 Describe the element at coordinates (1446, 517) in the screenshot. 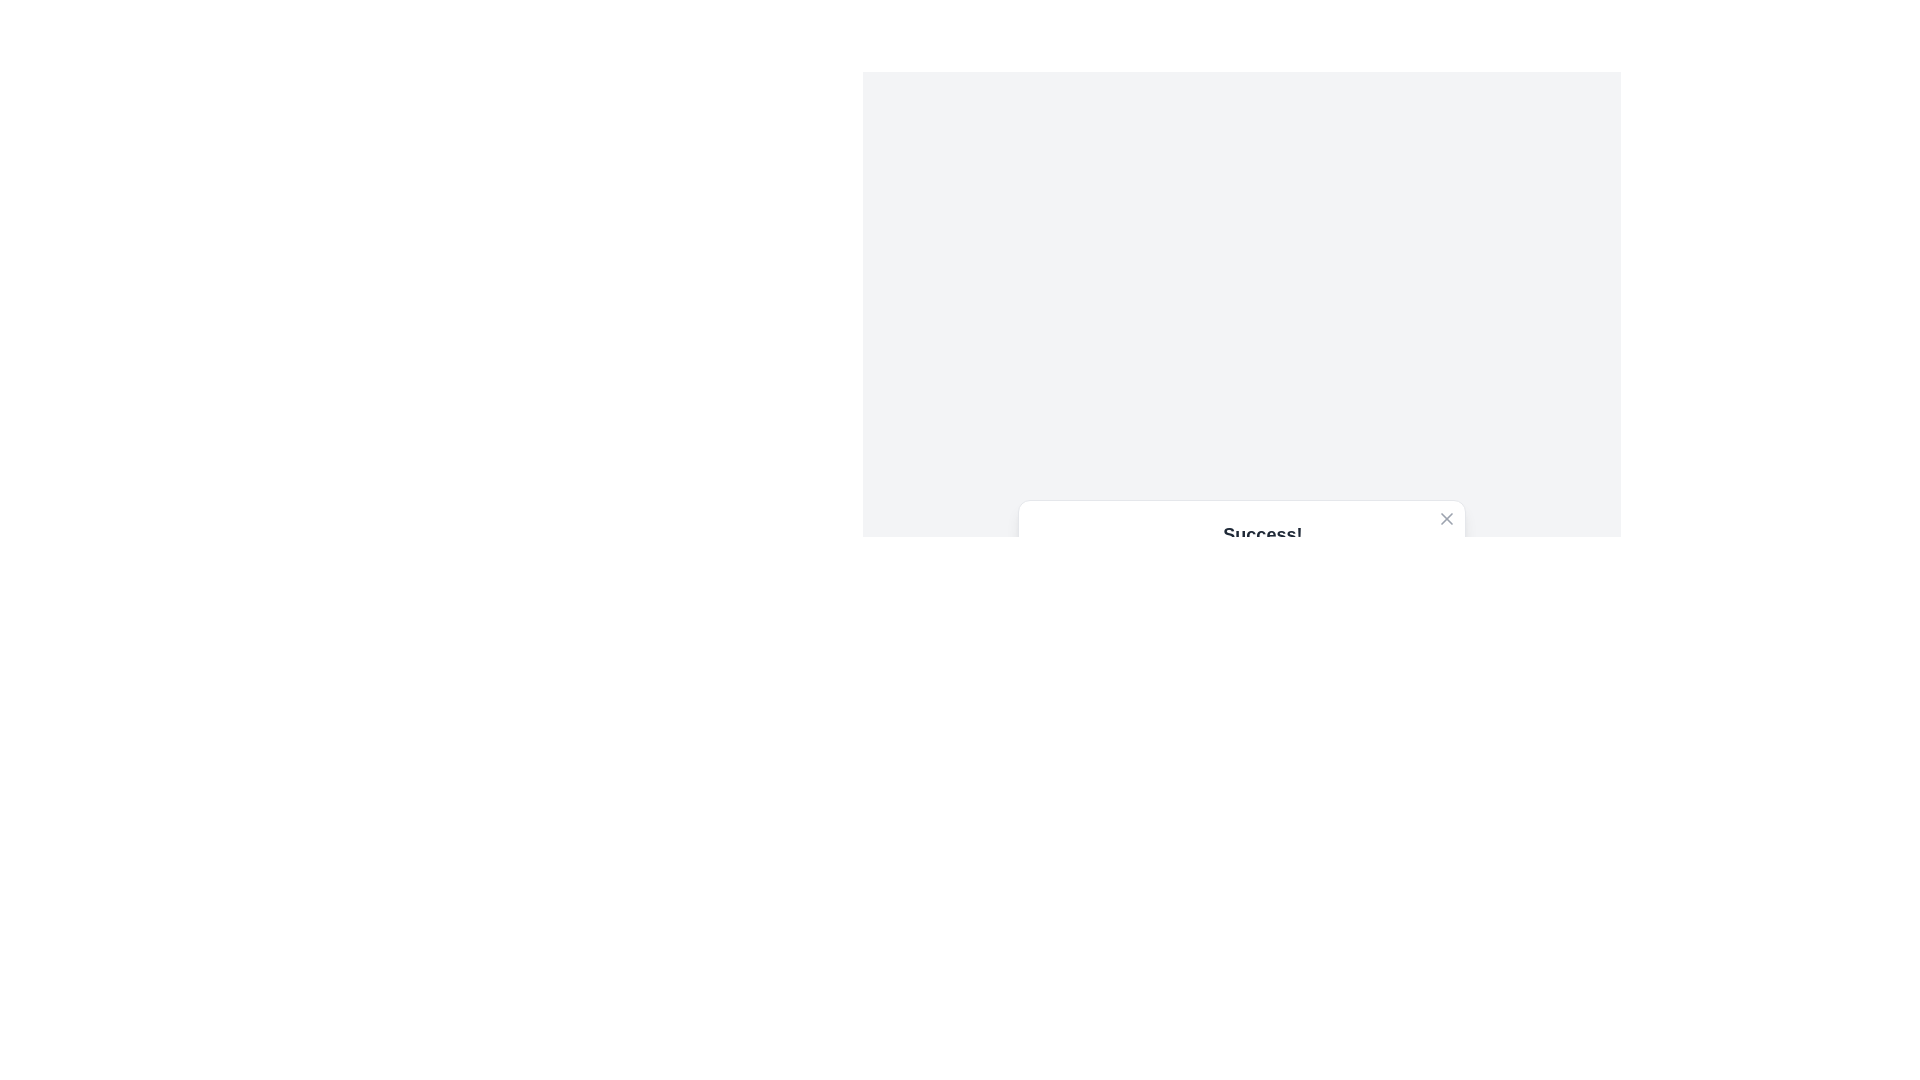

I see `close button to dismiss the alert` at that location.